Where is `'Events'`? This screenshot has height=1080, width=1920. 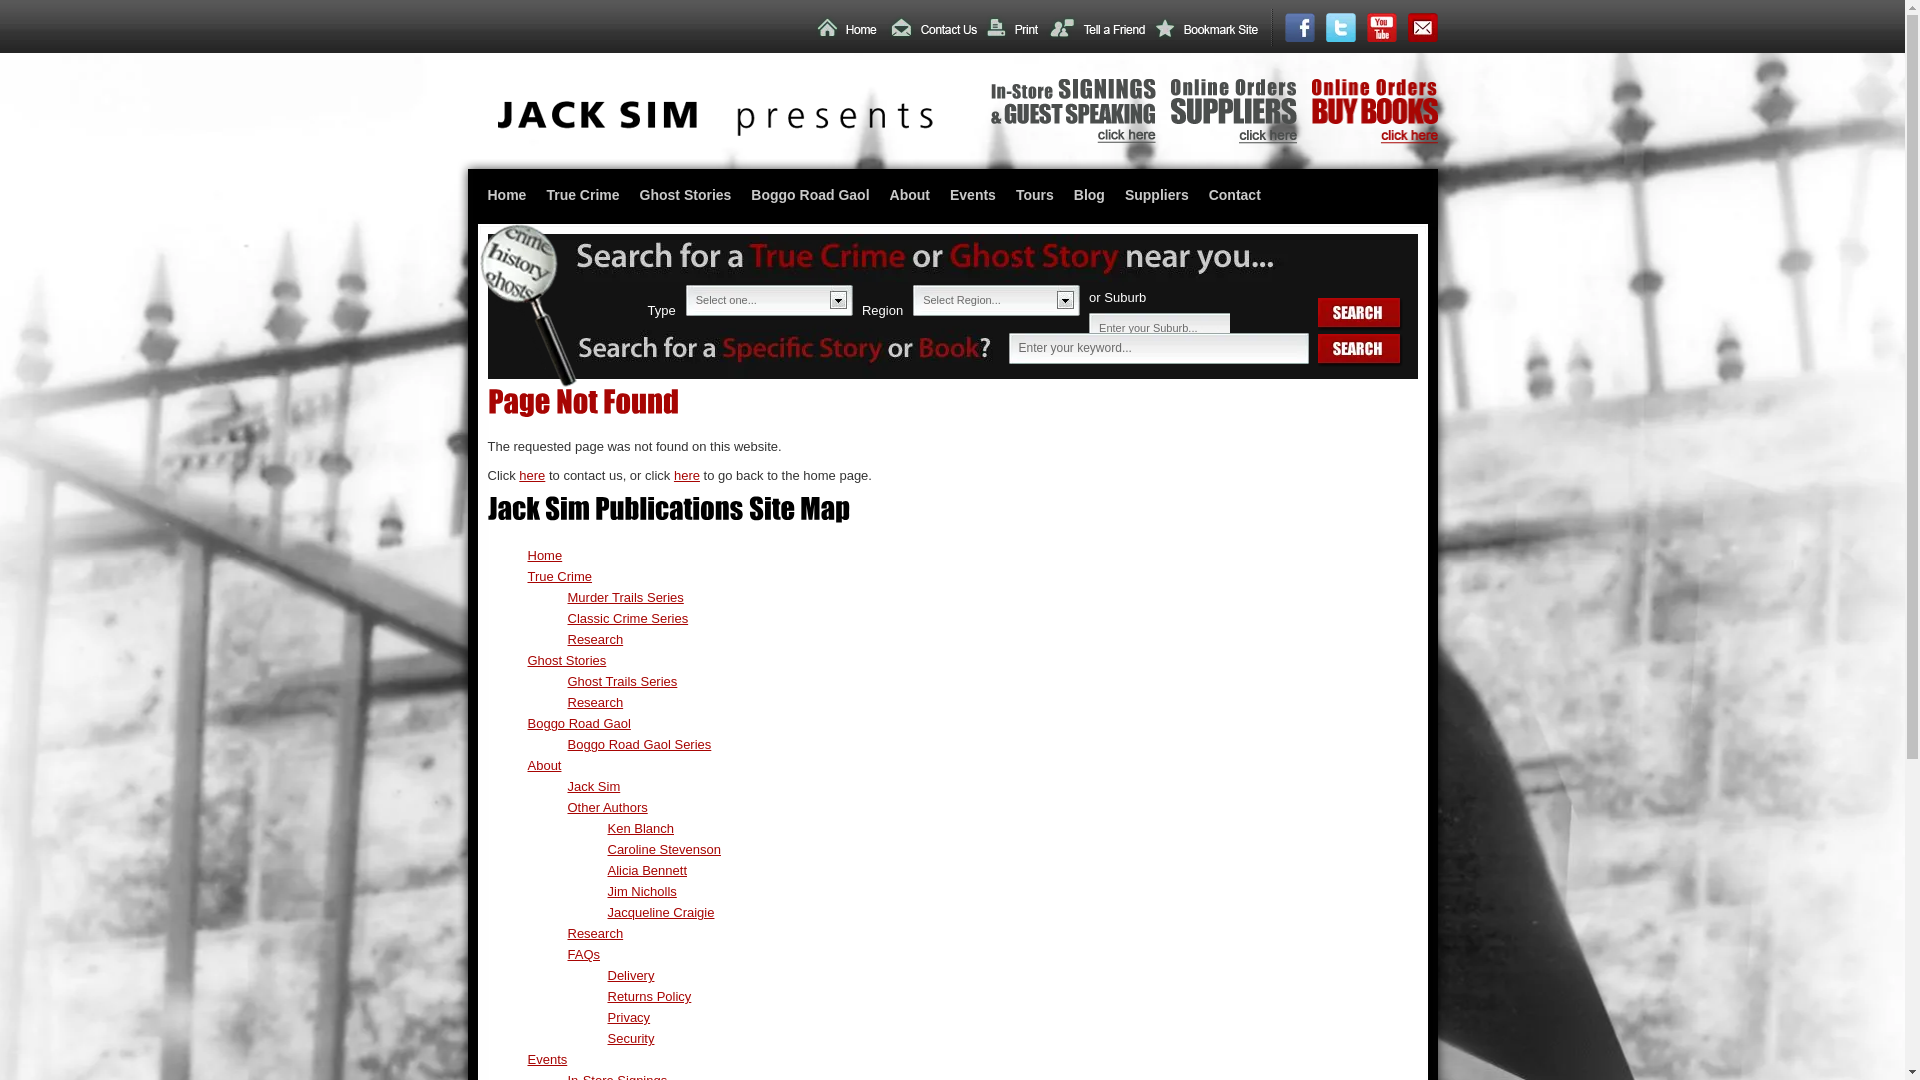
'Events' is located at coordinates (547, 1058).